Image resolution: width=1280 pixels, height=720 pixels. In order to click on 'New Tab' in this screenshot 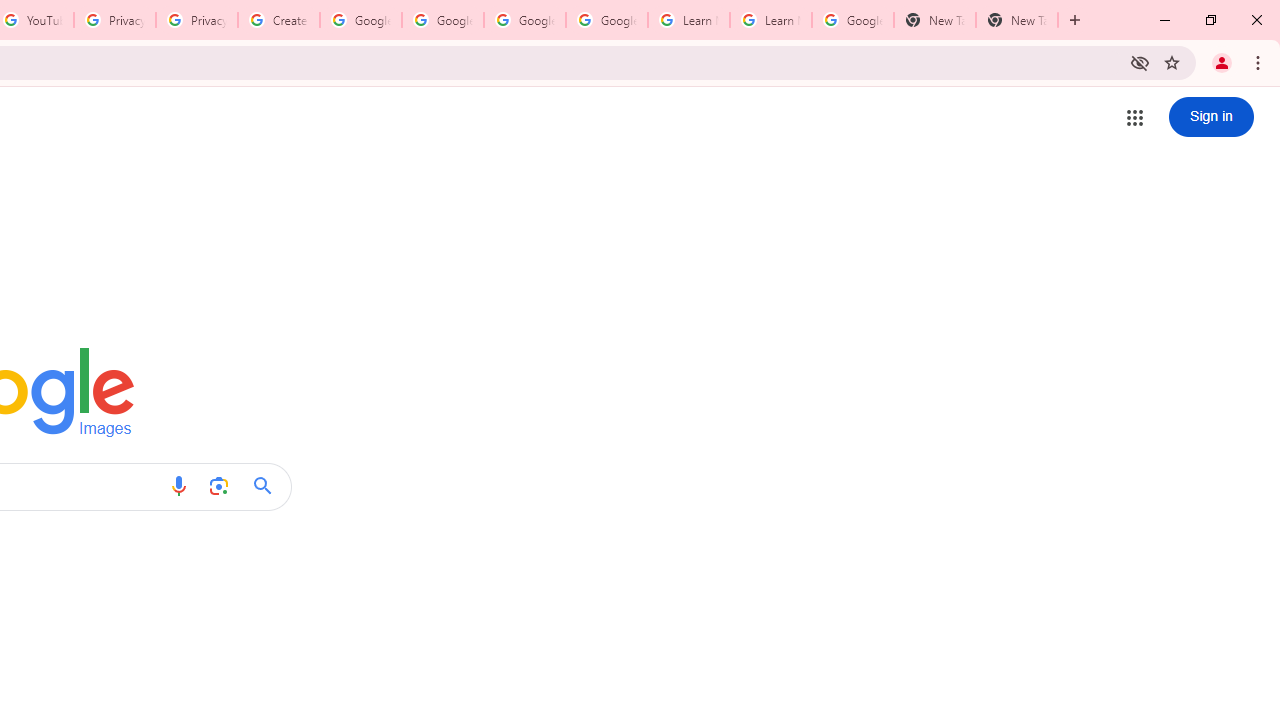, I will do `click(934, 20)`.